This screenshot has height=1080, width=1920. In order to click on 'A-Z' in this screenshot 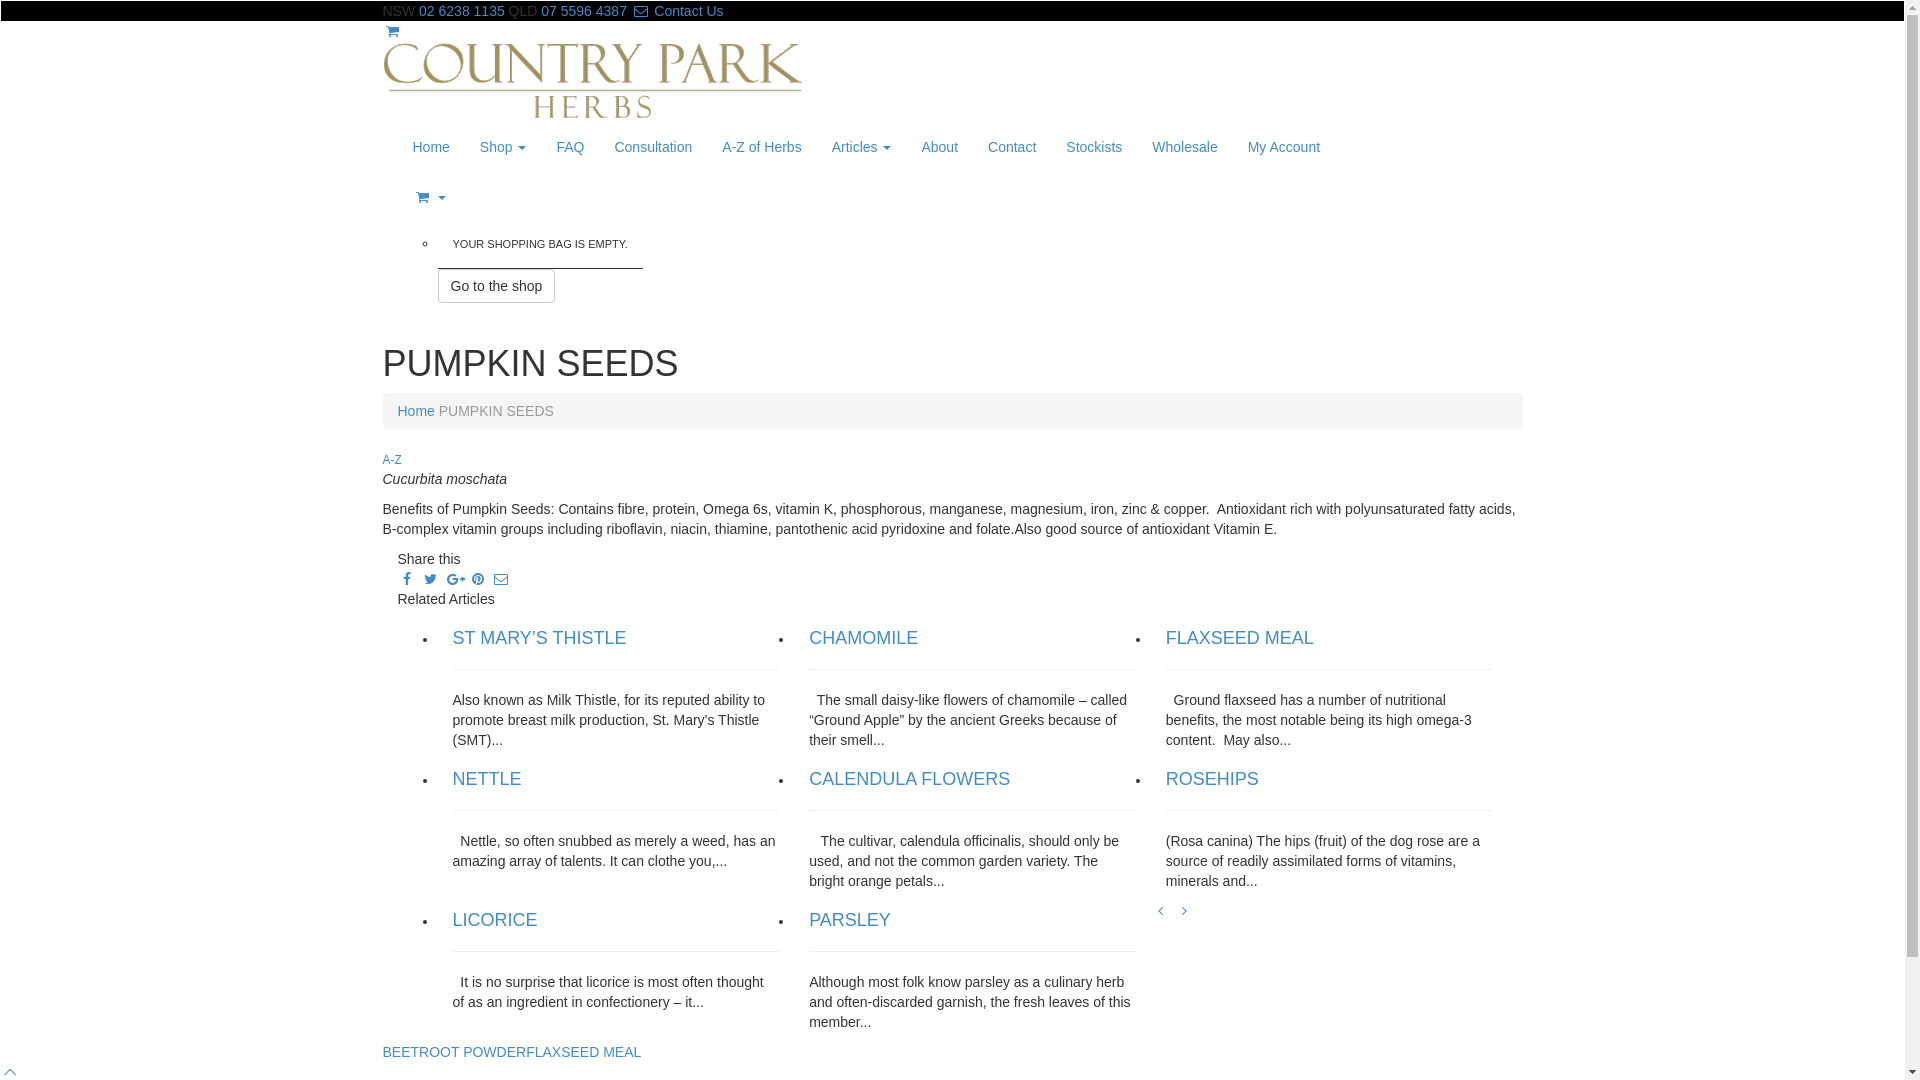, I will do `click(391, 459)`.